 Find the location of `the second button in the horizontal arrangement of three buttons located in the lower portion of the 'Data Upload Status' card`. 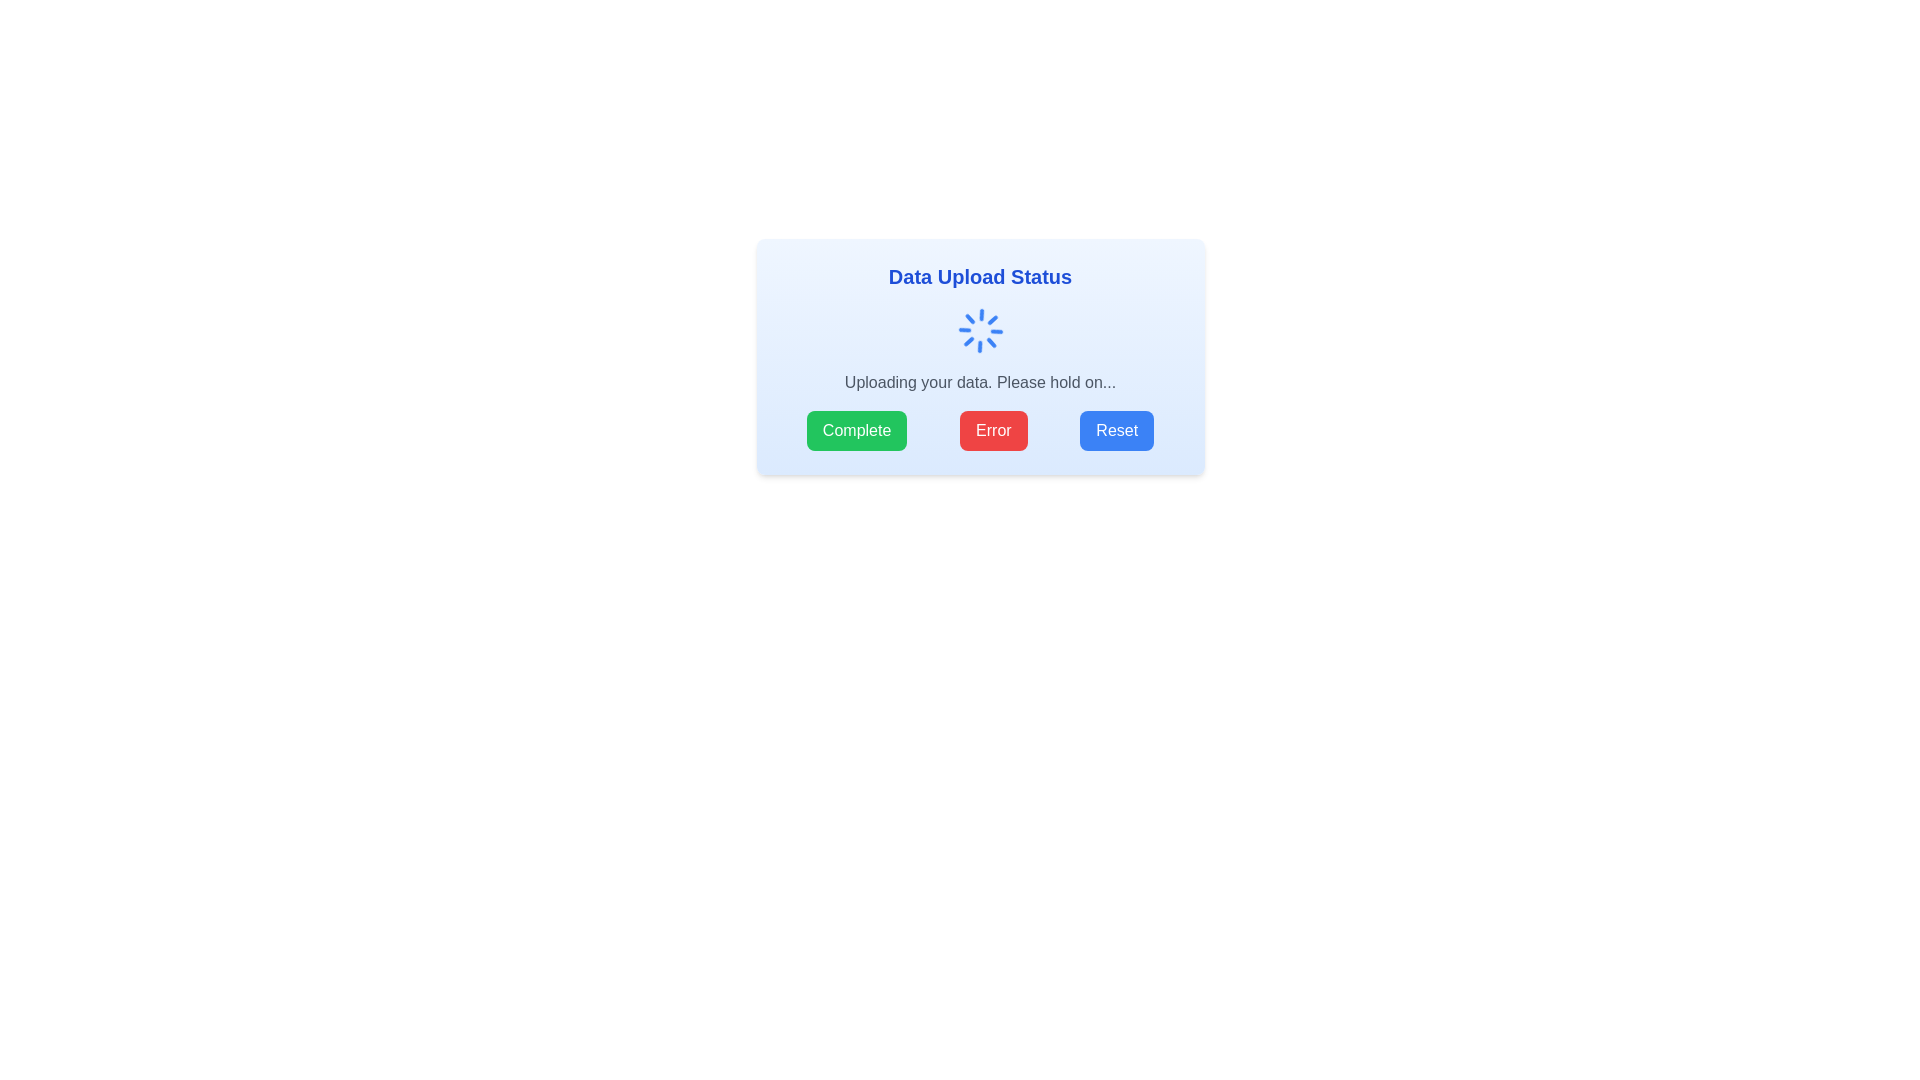

the second button in the horizontal arrangement of three buttons located in the lower portion of the 'Data Upload Status' card is located at coordinates (980, 430).